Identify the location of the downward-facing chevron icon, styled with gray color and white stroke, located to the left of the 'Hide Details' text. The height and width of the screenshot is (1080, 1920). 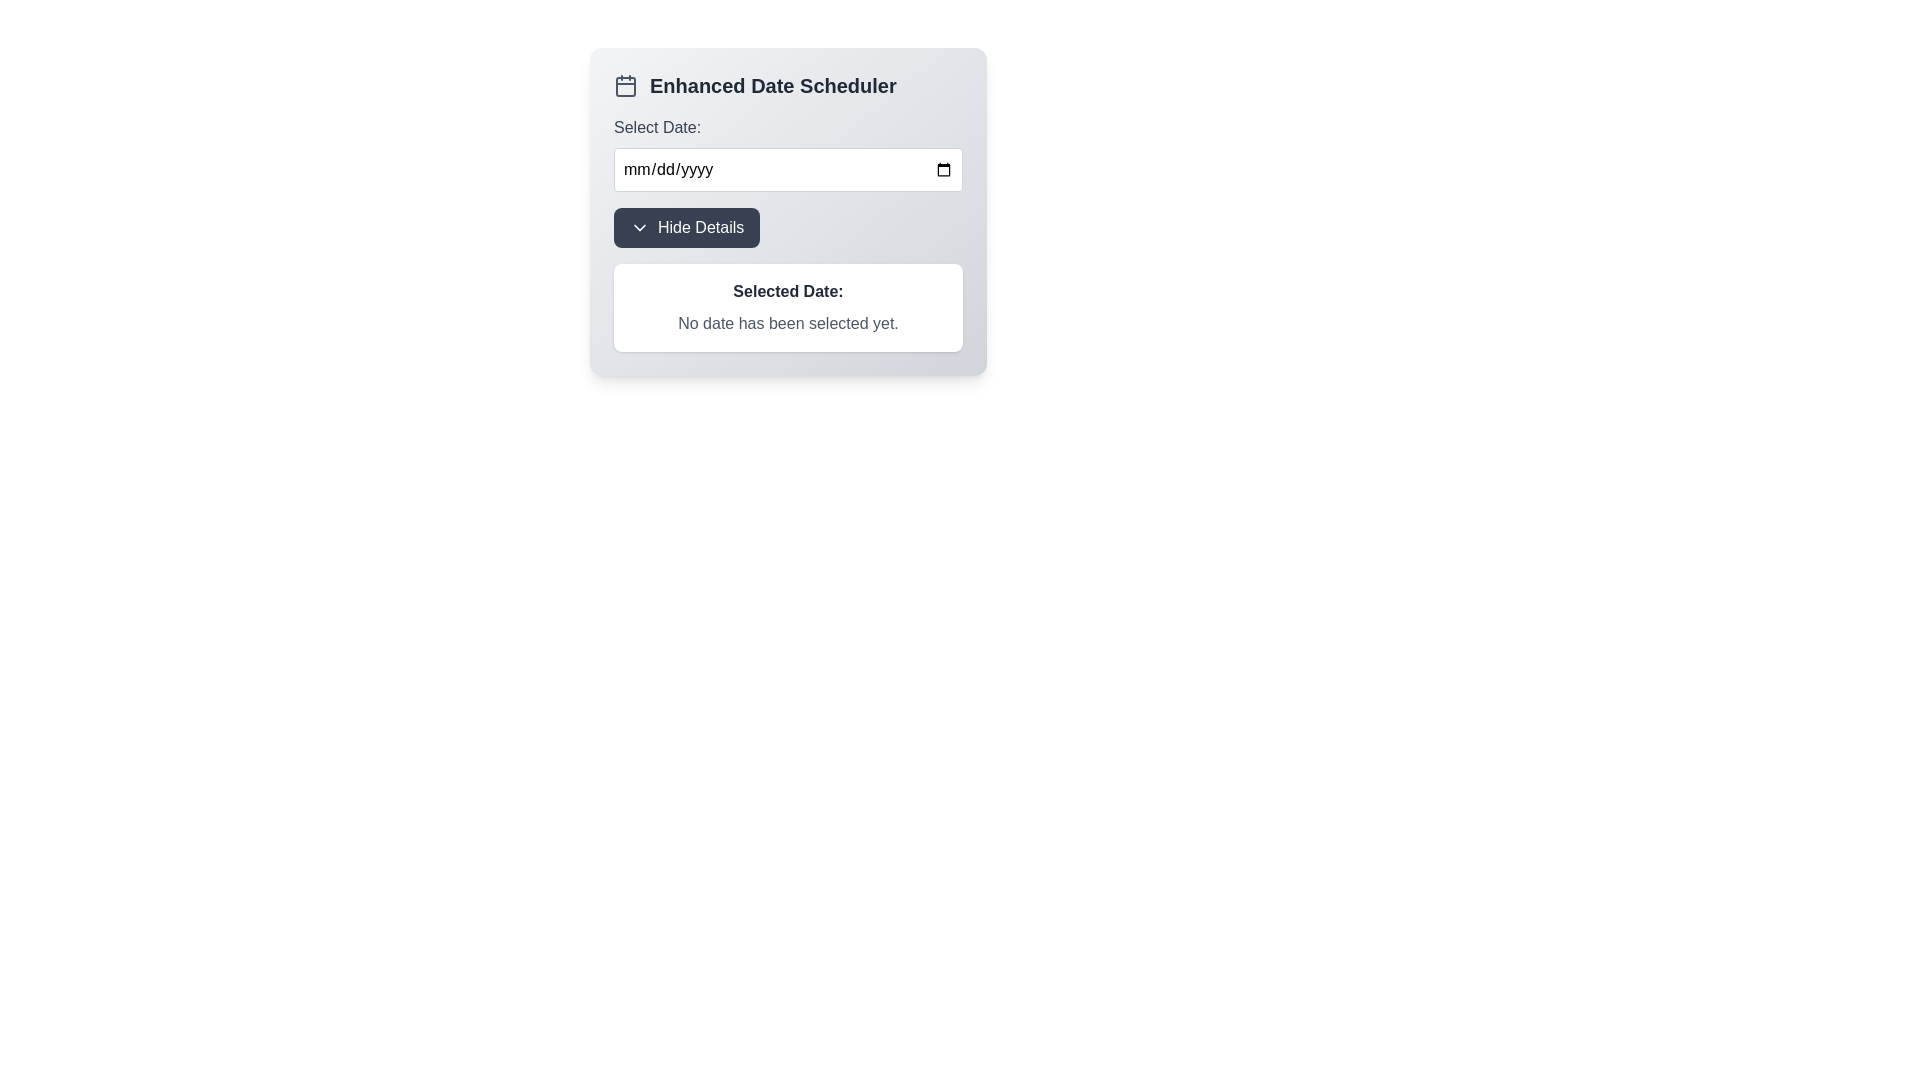
(638, 226).